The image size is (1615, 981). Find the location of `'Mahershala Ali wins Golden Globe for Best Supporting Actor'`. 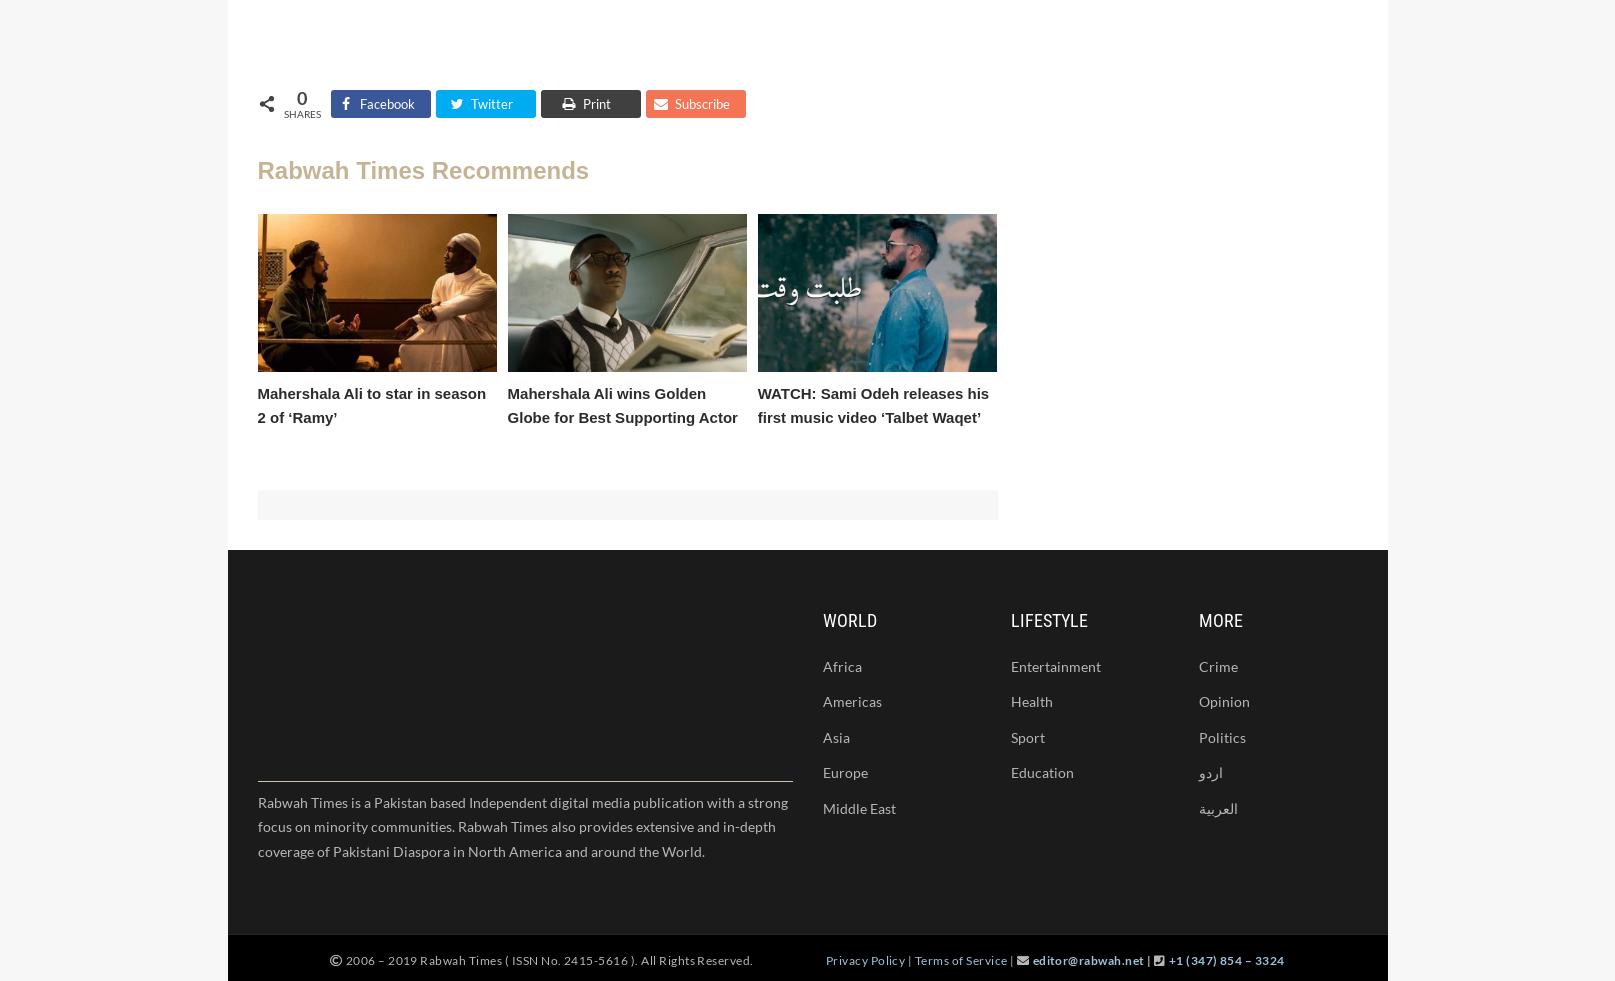

'Mahershala Ali wins Golden Globe for Best Supporting Actor' is located at coordinates (621, 404).